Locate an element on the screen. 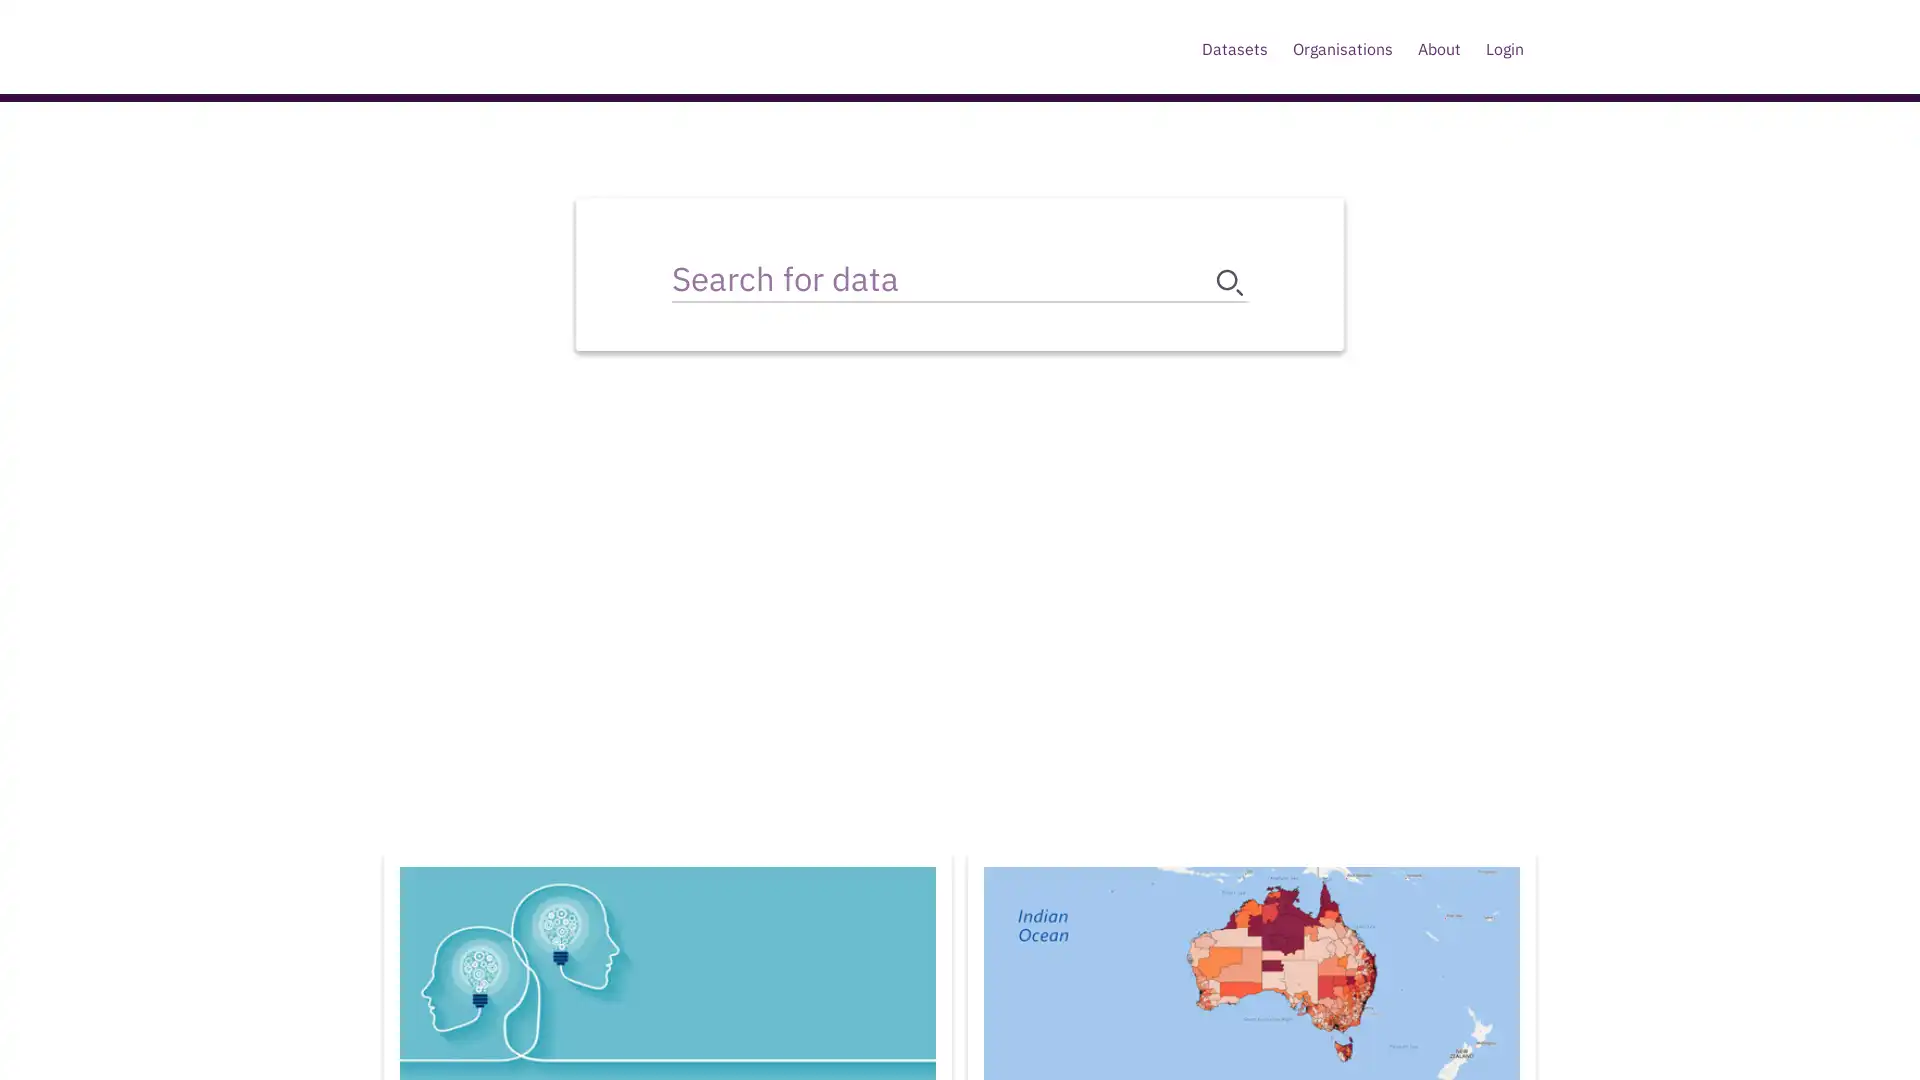 This screenshot has width=1920, height=1080. search button submit search is located at coordinates (1228, 282).